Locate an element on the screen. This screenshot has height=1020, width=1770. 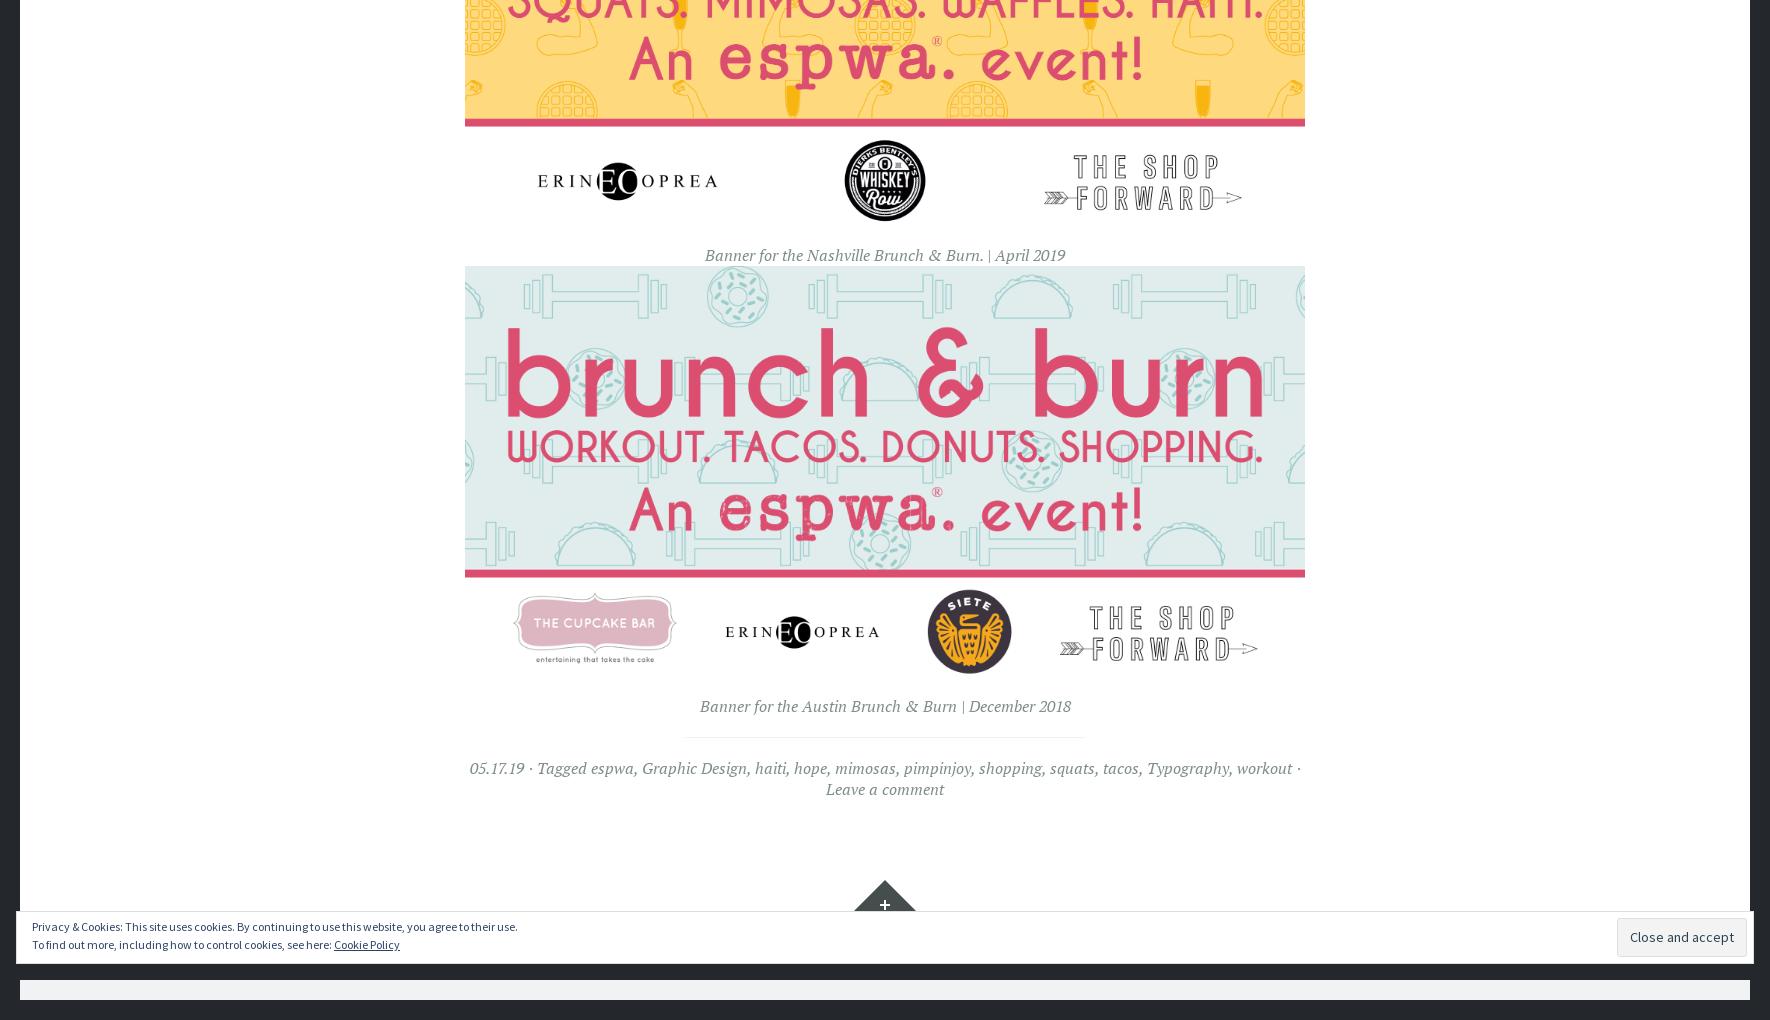
'hope' is located at coordinates (809, 766).